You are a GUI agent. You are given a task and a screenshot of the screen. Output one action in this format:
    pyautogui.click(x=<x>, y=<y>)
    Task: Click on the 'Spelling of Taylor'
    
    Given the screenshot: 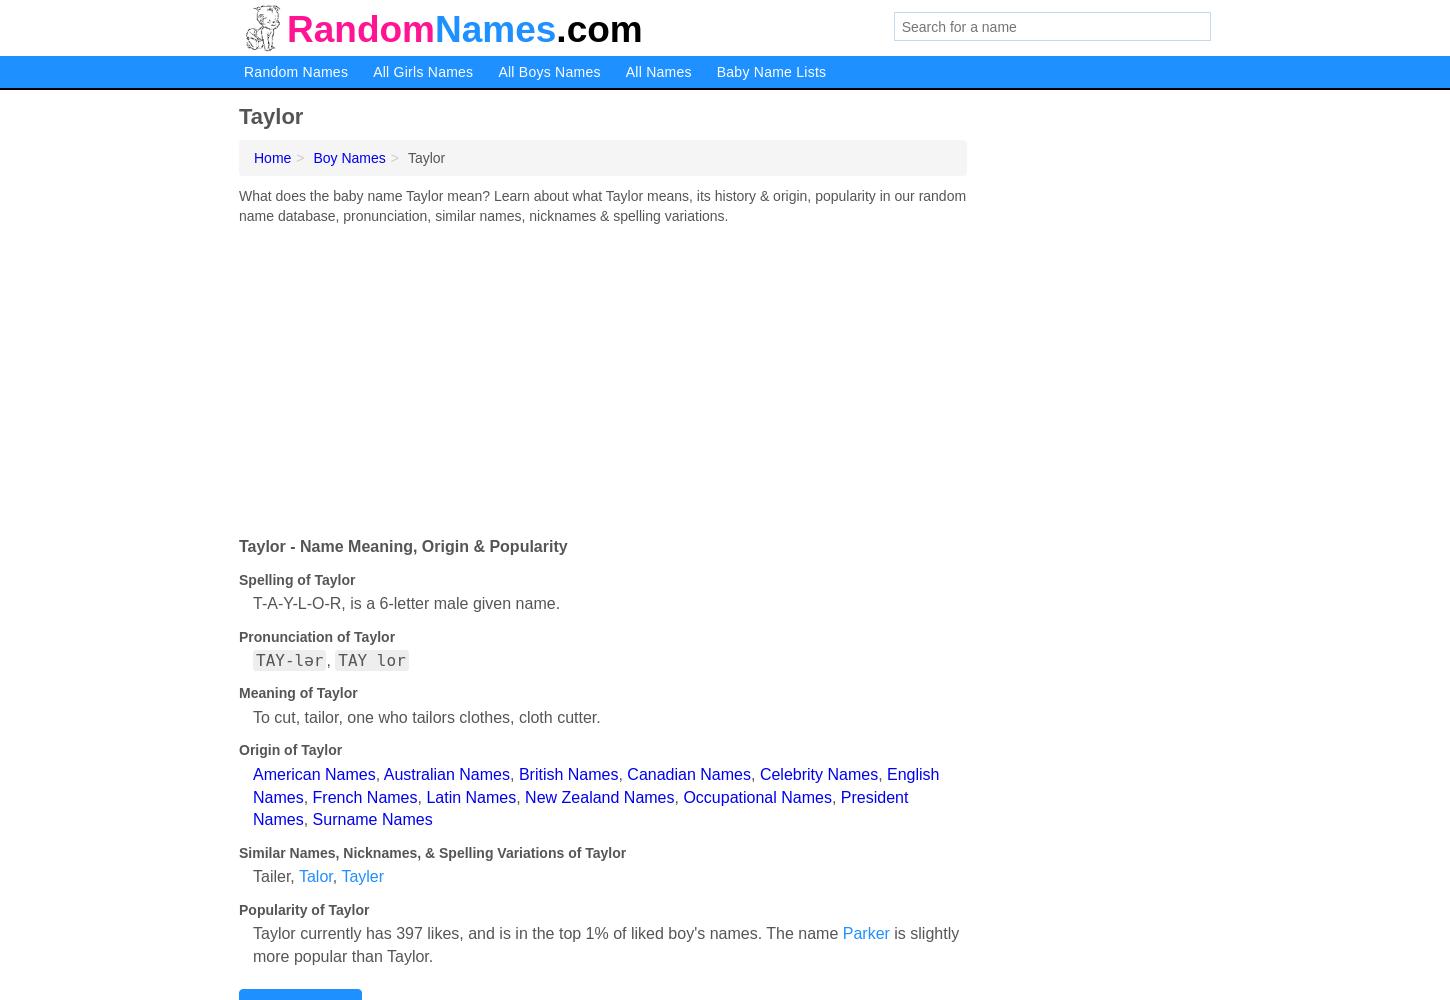 What is the action you would take?
    pyautogui.click(x=237, y=578)
    